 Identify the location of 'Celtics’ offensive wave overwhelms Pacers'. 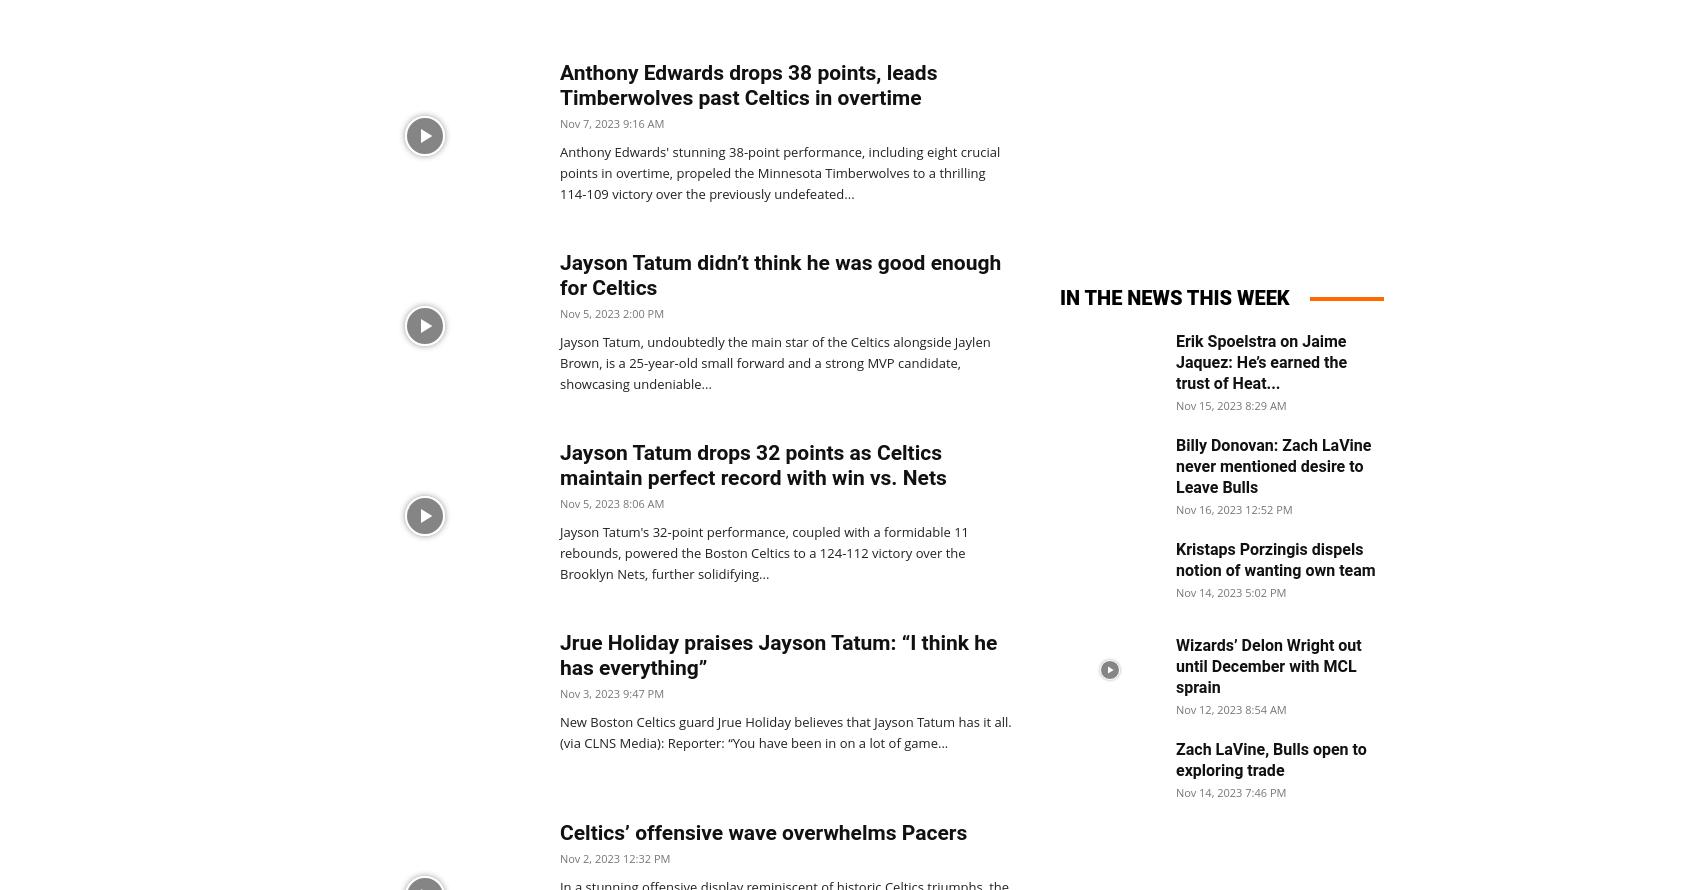
(762, 832).